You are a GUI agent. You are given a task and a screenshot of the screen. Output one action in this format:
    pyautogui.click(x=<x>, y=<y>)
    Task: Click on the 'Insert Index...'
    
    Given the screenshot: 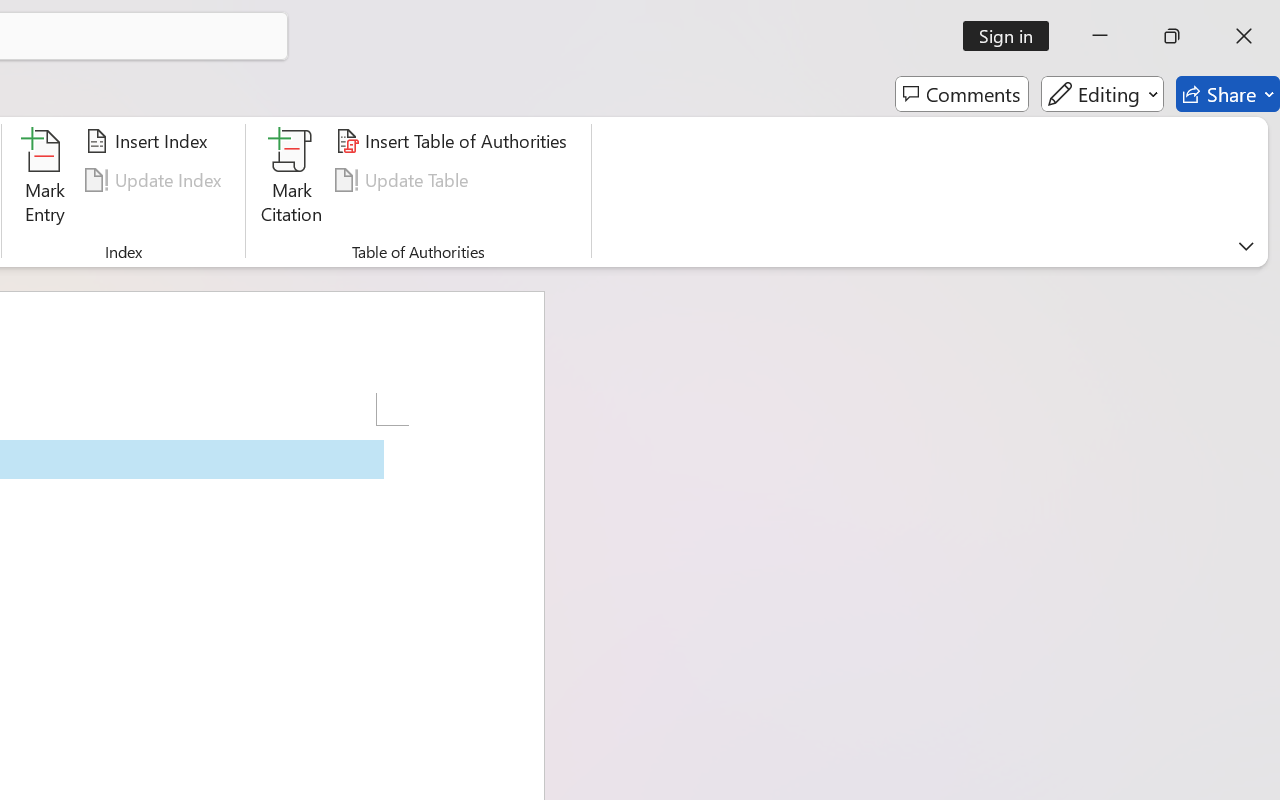 What is the action you would take?
    pyautogui.click(x=148, y=141)
    